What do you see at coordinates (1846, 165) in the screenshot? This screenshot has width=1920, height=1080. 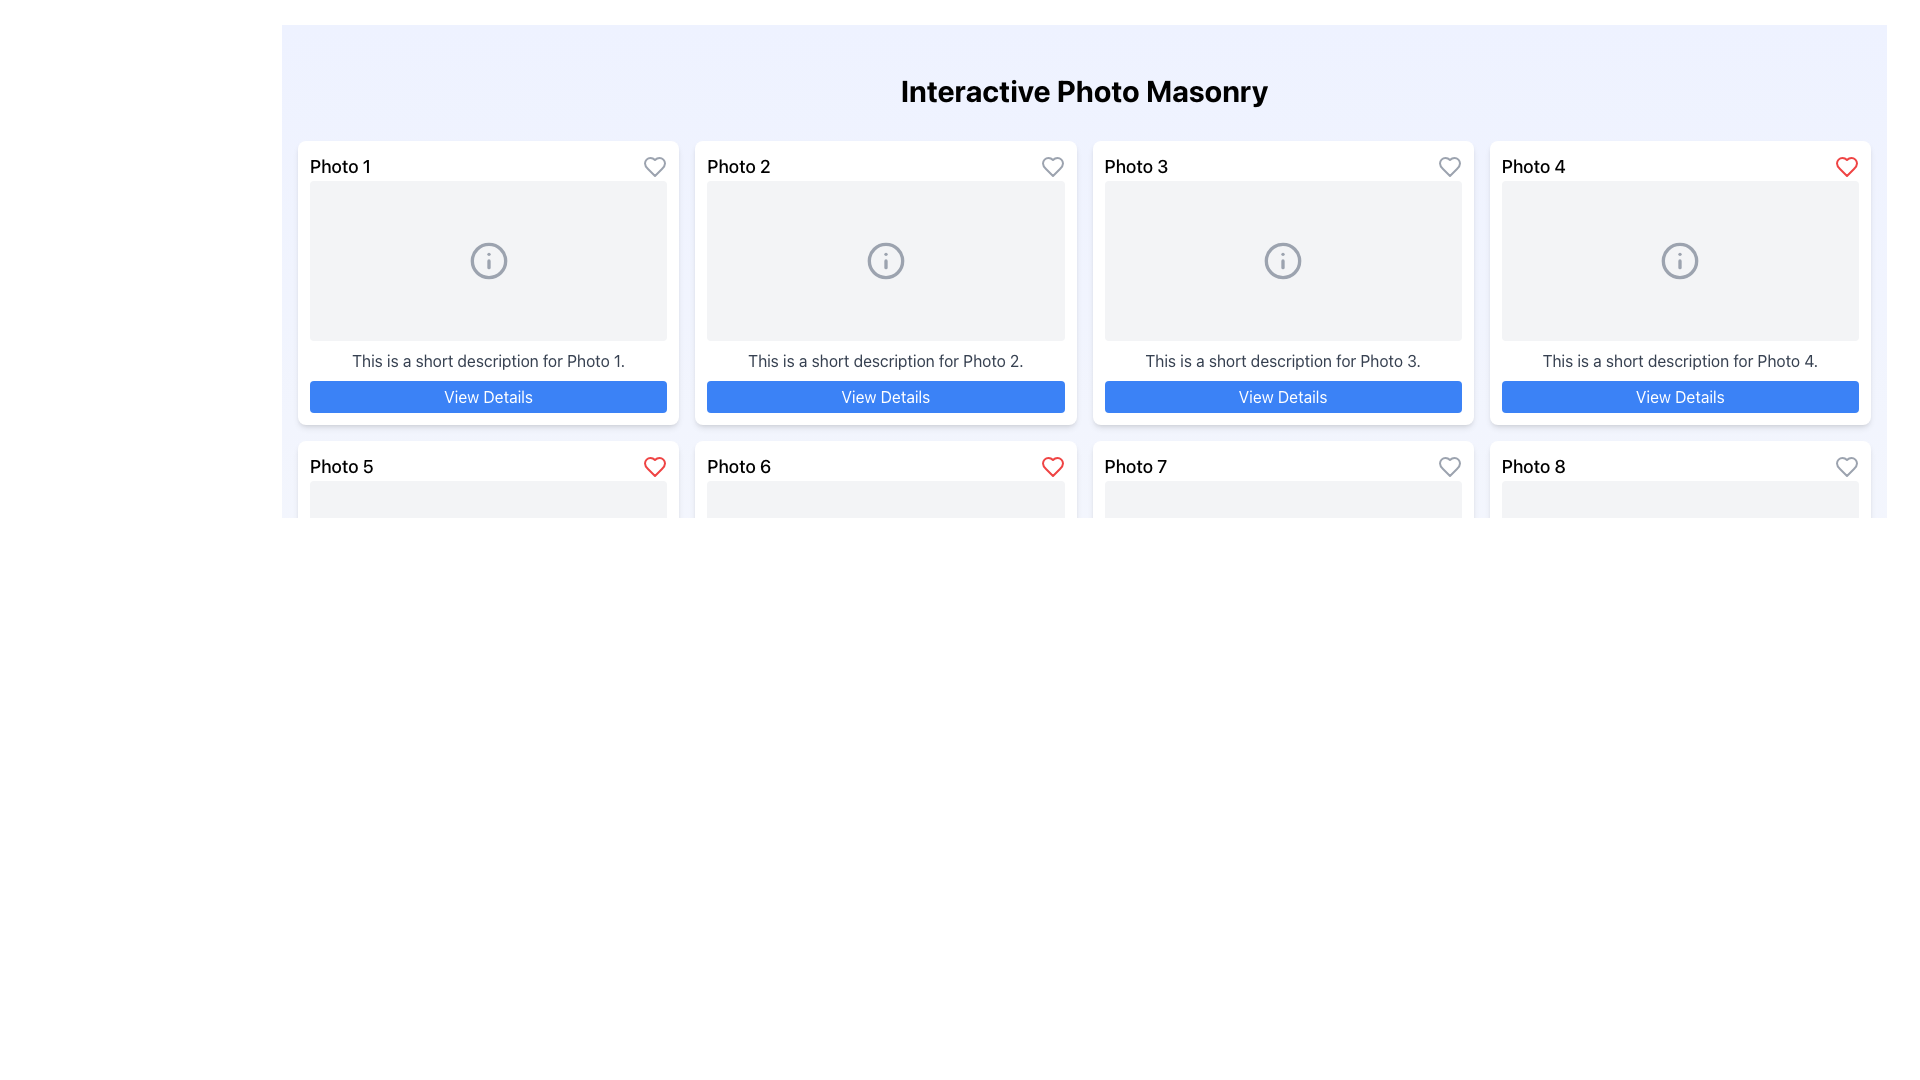 I see `the 'like' icon button located in the top-right corner of the 'Photo 4' card` at bounding box center [1846, 165].